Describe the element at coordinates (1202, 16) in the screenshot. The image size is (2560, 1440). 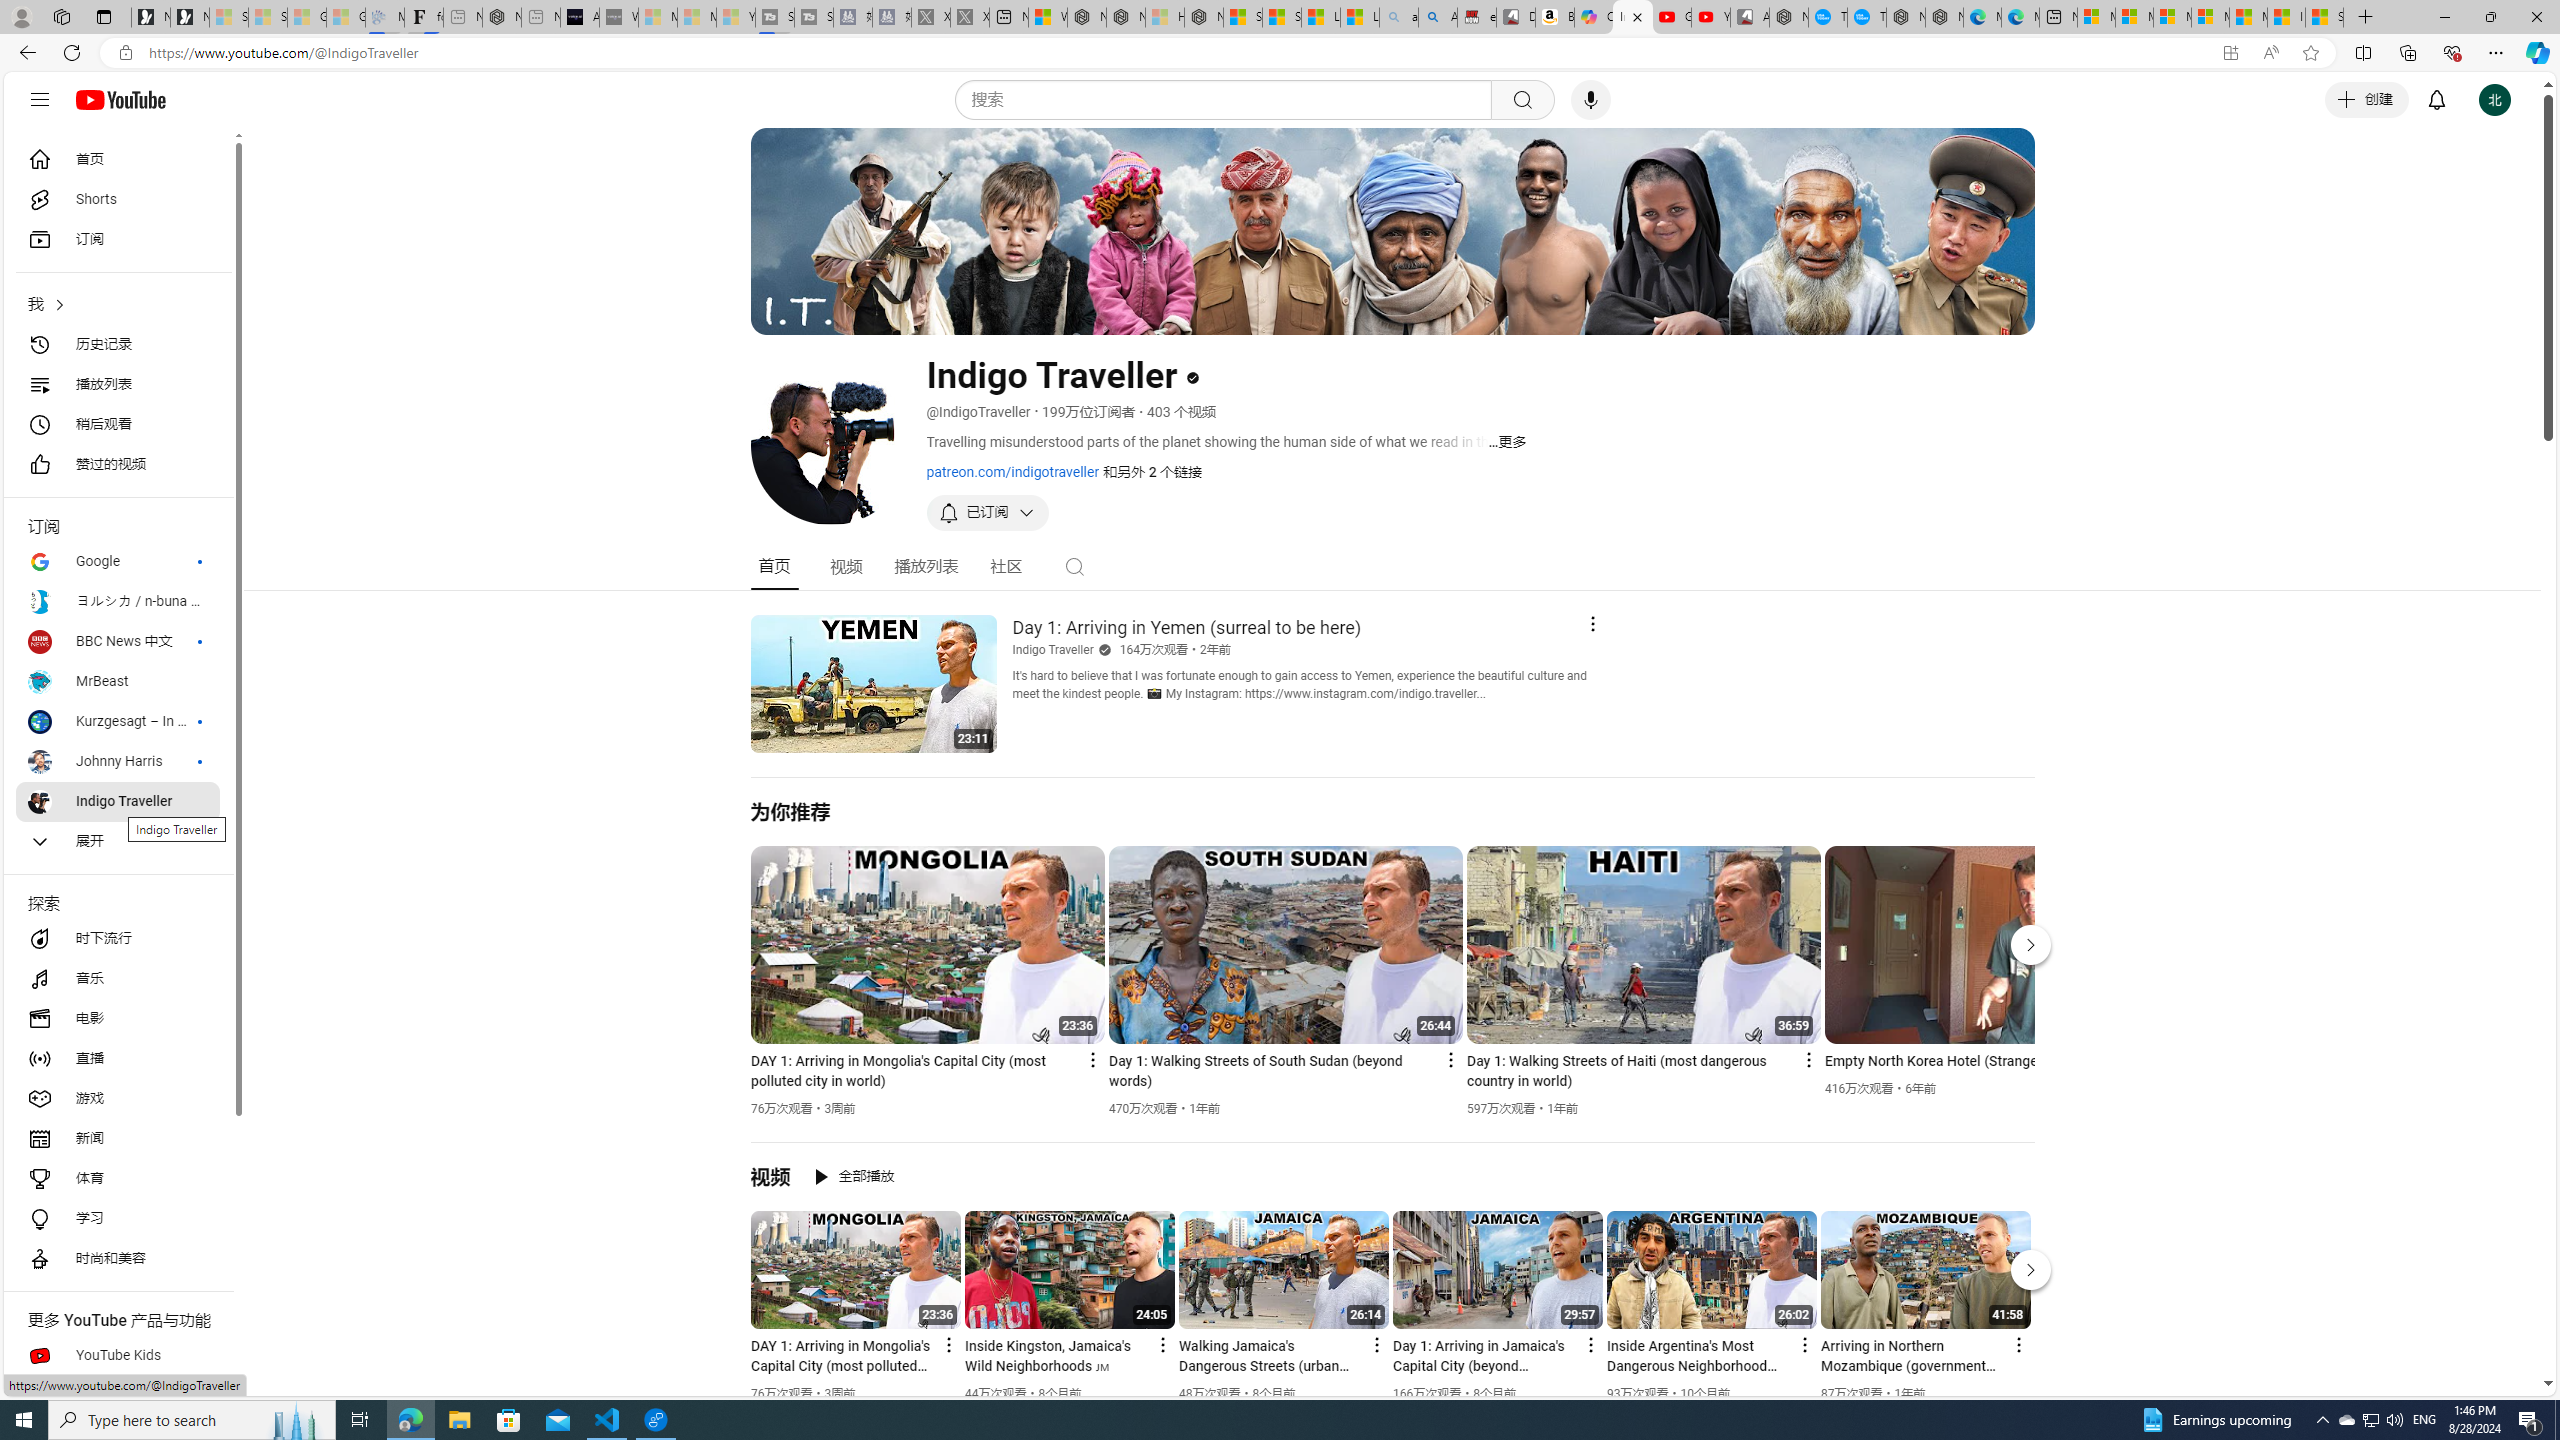
I see `'Nordace - Nordace Siena Is Not An Ordinary Backpack'` at that location.